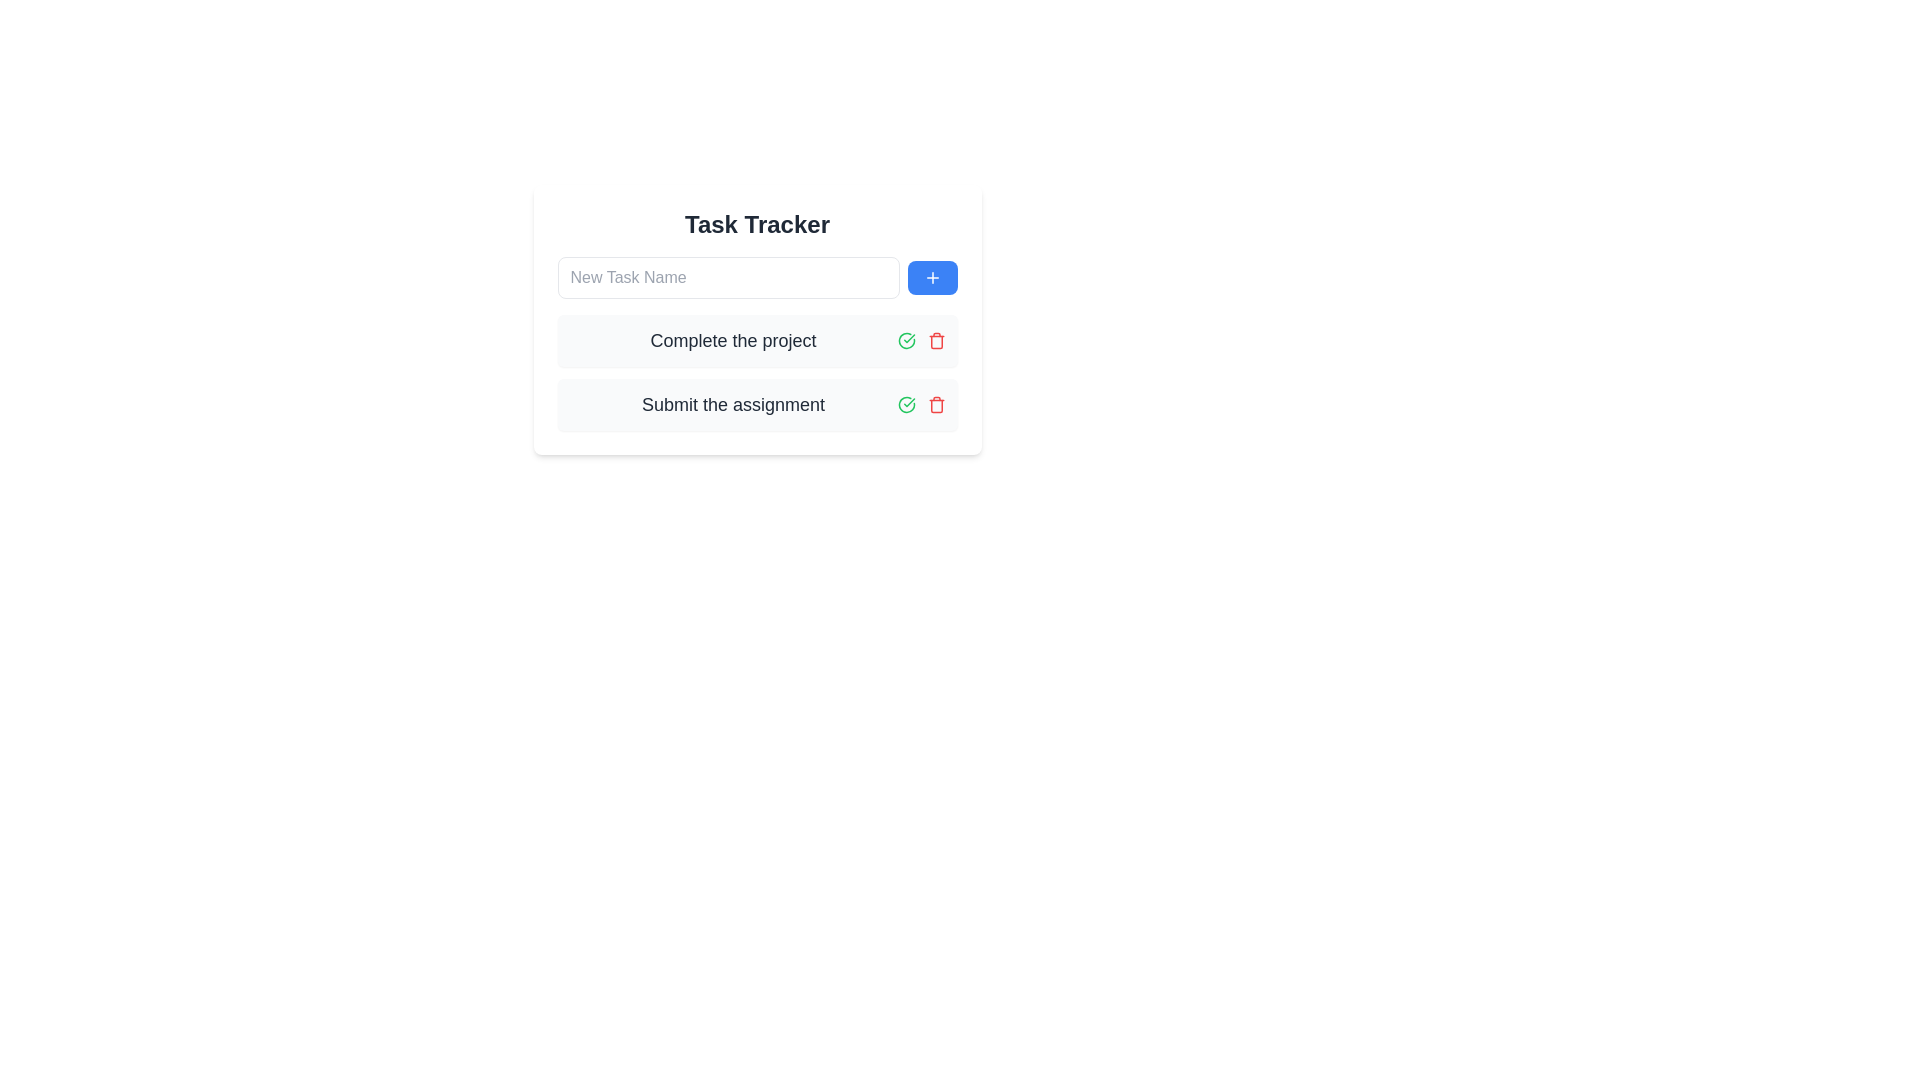 The width and height of the screenshot is (1920, 1080). What do you see at coordinates (931, 277) in the screenshot?
I see `the add task icon located at the top-right corner of the task management section` at bounding box center [931, 277].